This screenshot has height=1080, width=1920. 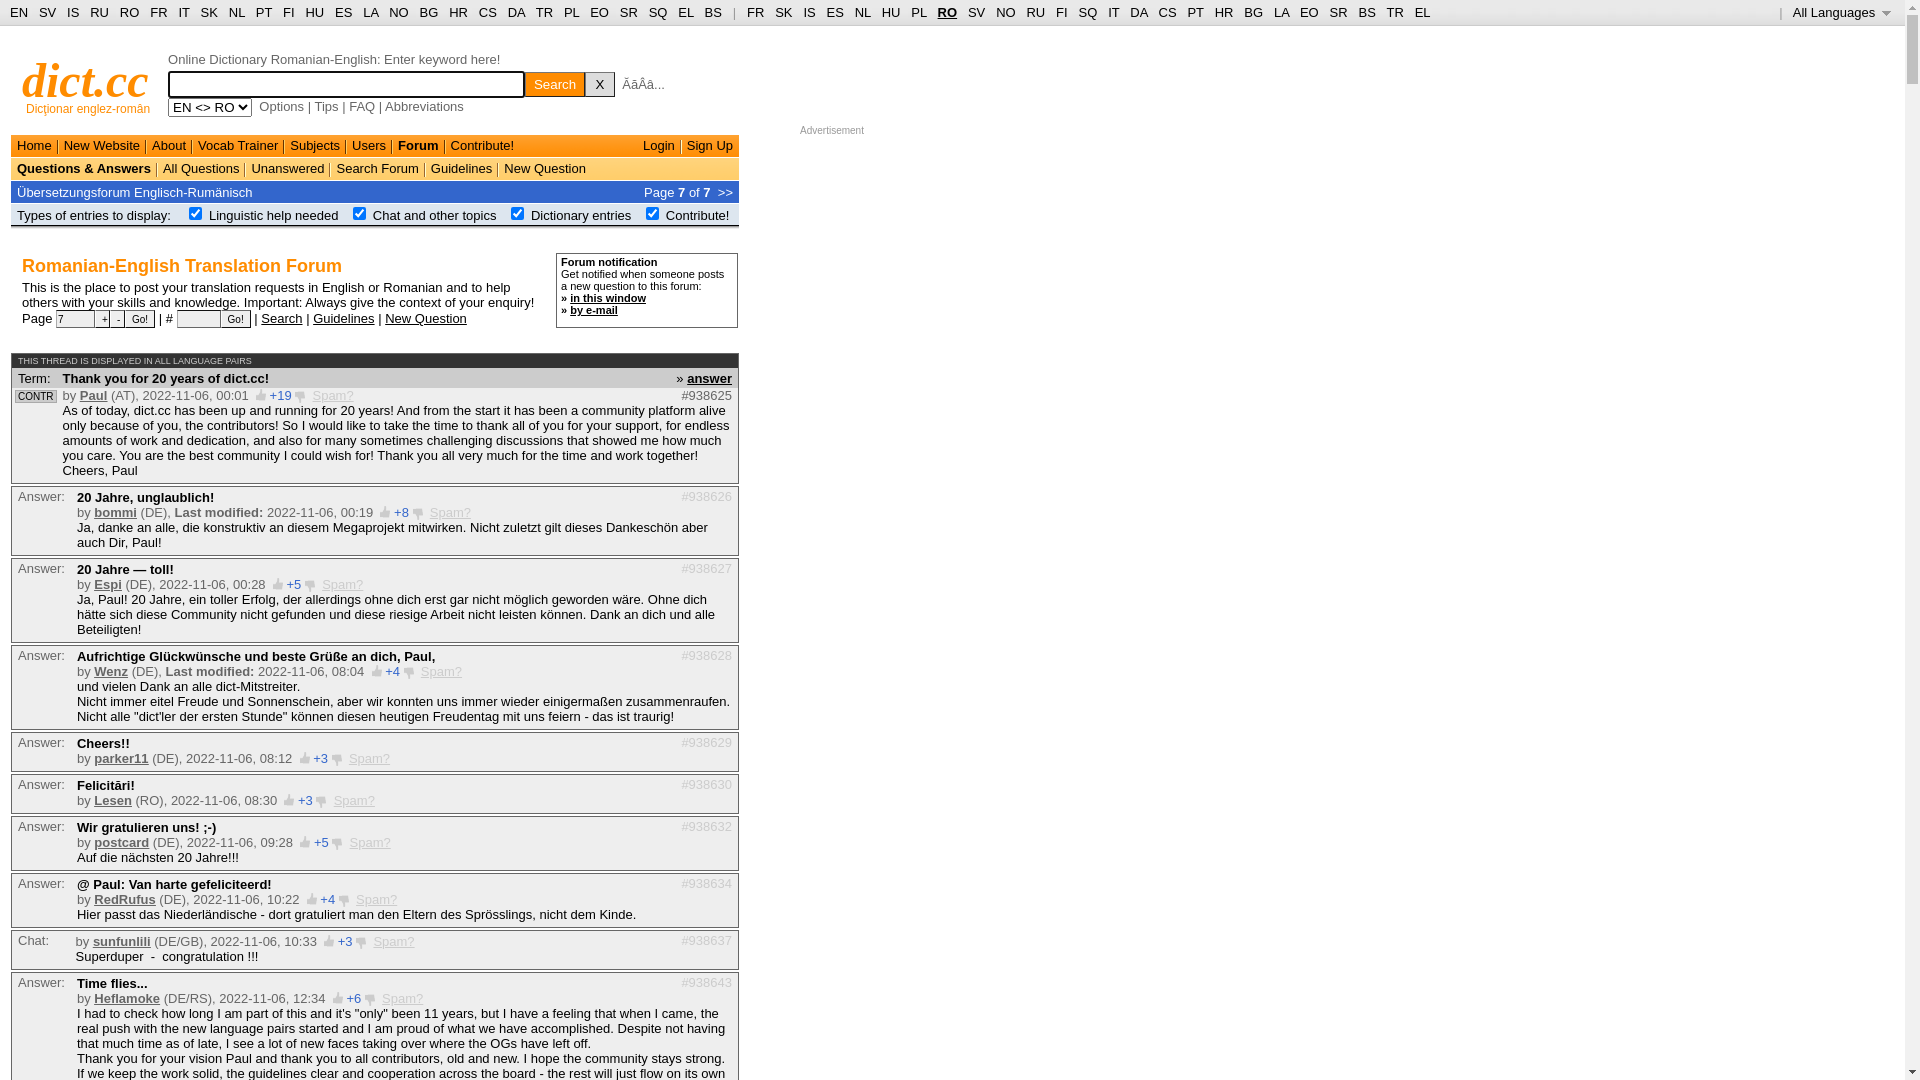 What do you see at coordinates (706, 980) in the screenshot?
I see `'#938643'` at bounding box center [706, 980].